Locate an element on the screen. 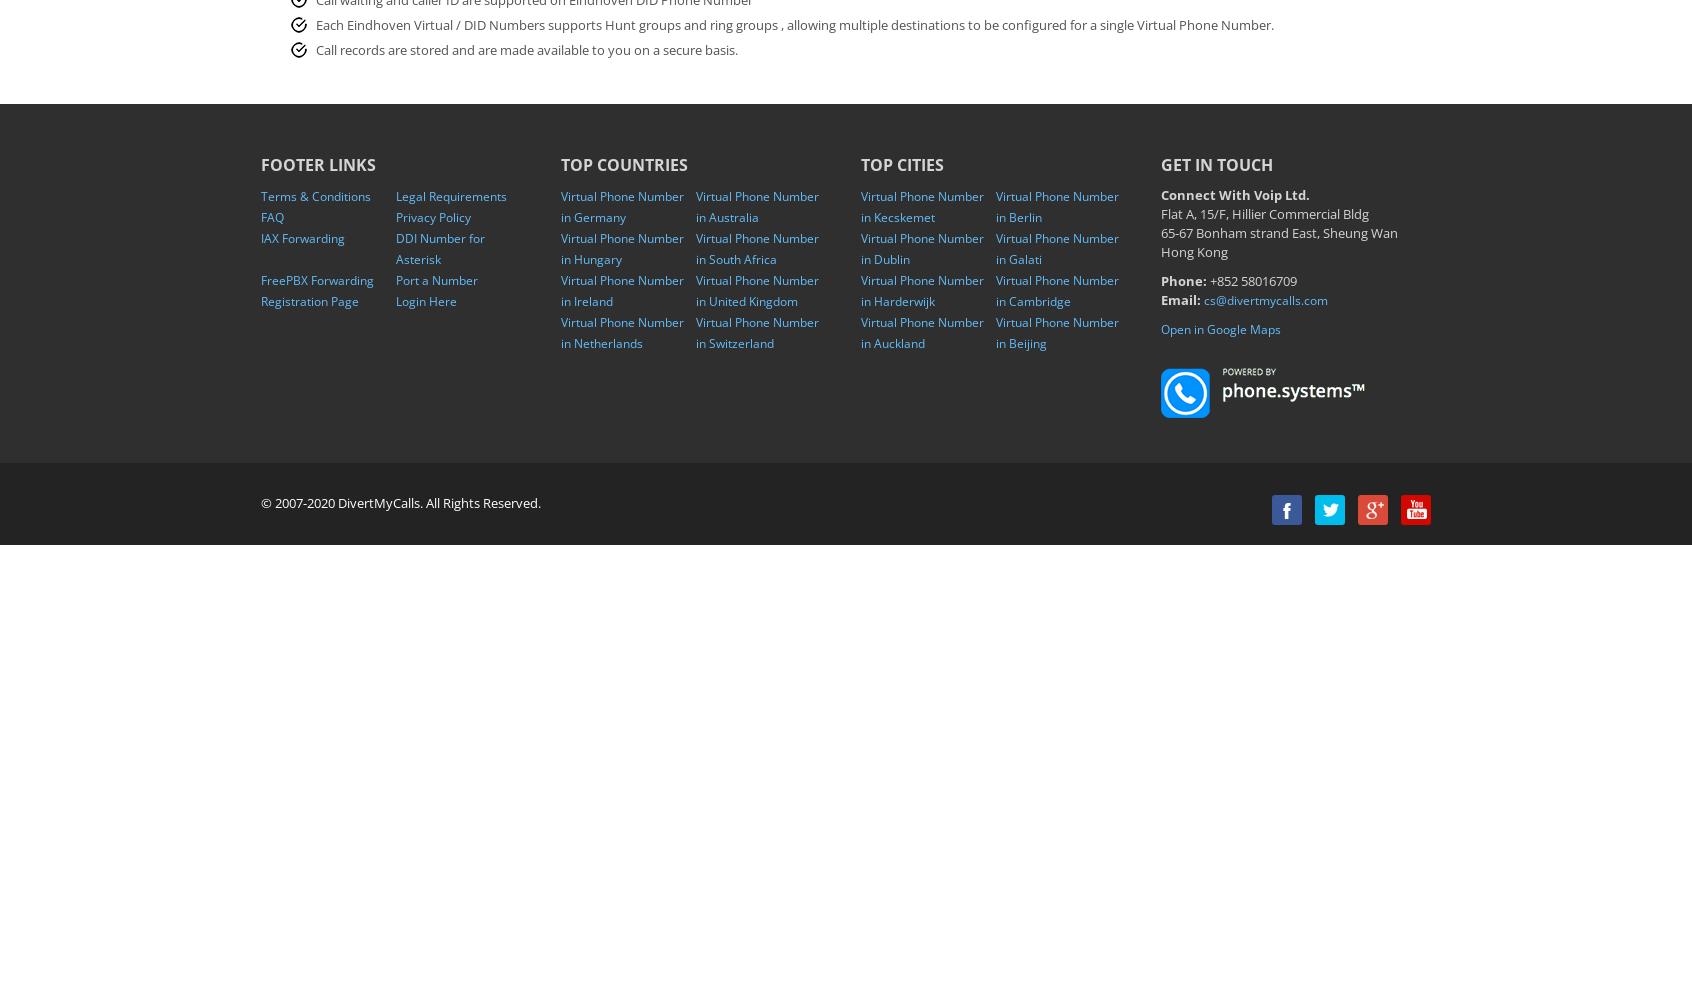 This screenshot has height=1000, width=1692. '+852 58016709' is located at coordinates (1252, 281).